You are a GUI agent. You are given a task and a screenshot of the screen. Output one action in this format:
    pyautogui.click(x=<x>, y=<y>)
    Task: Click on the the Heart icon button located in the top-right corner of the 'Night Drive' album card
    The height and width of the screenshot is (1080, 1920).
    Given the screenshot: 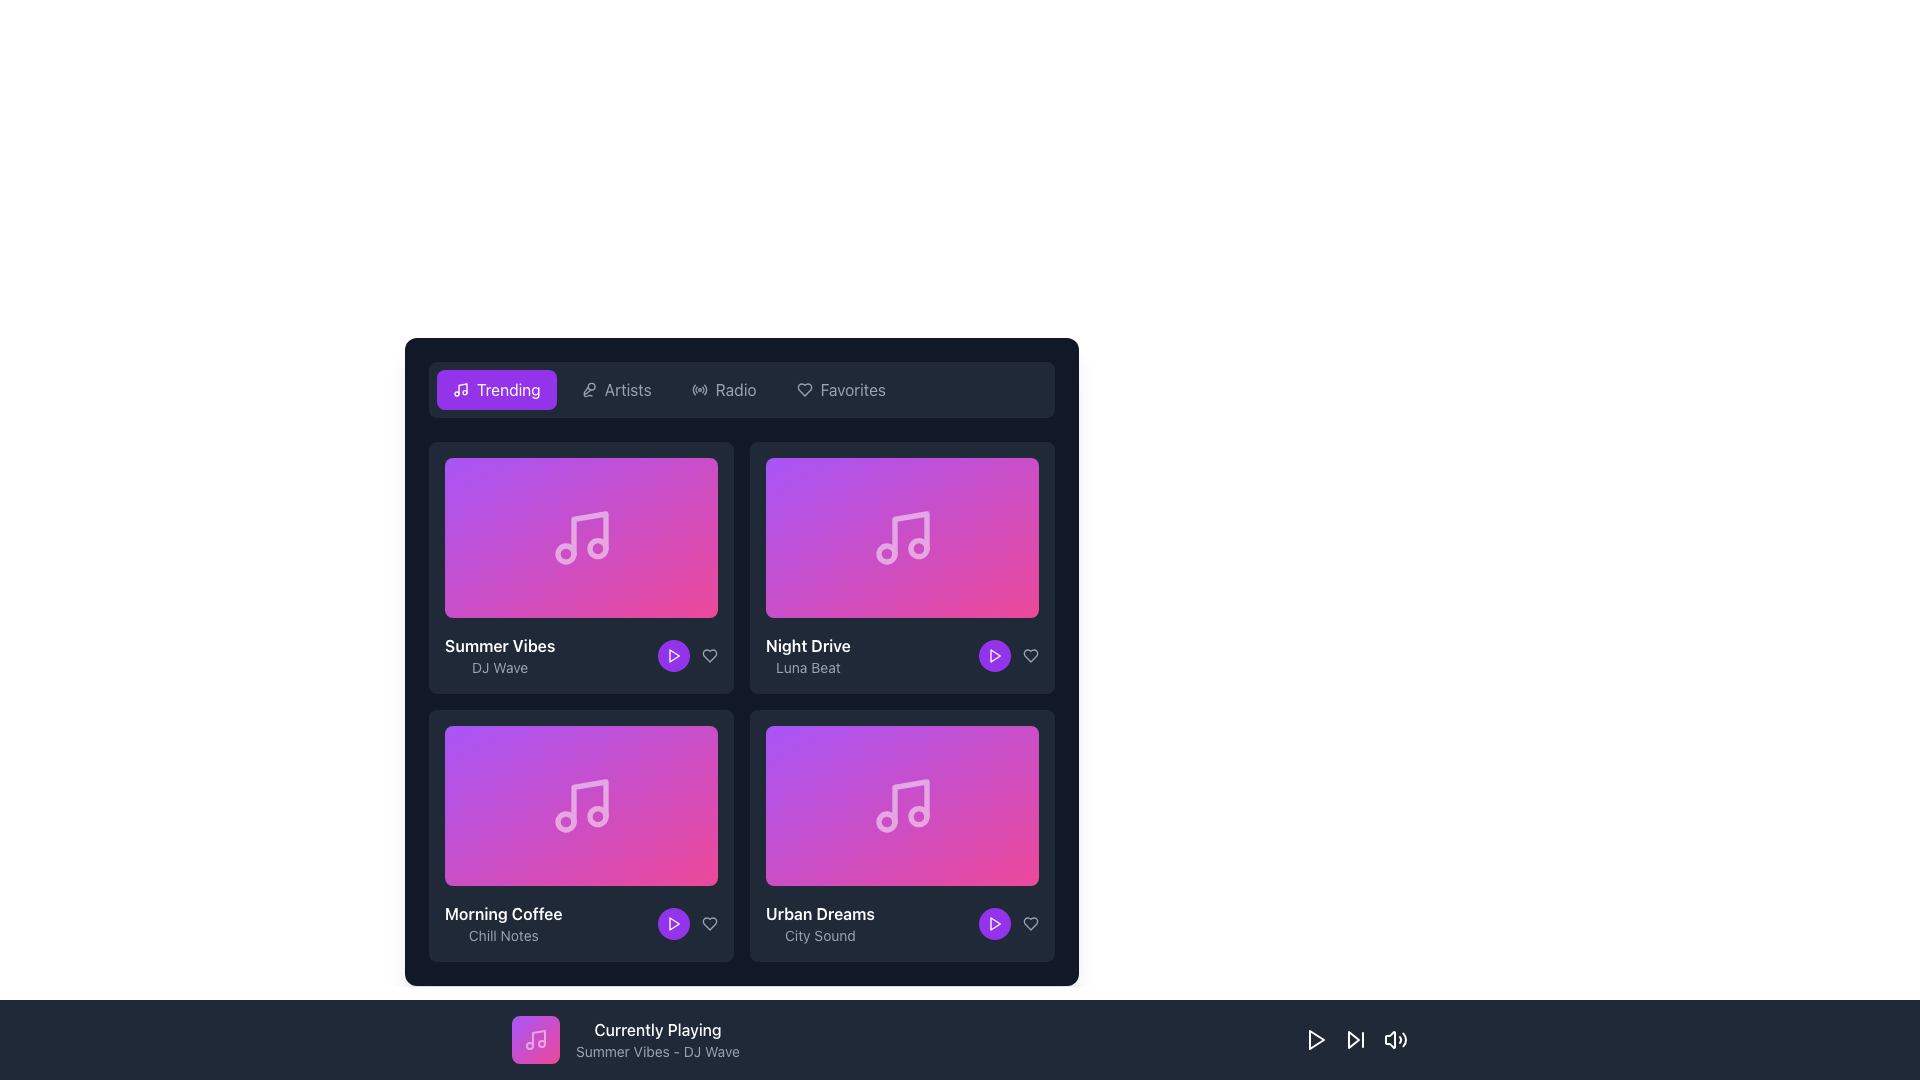 What is the action you would take?
    pyautogui.click(x=710, y=655)
    